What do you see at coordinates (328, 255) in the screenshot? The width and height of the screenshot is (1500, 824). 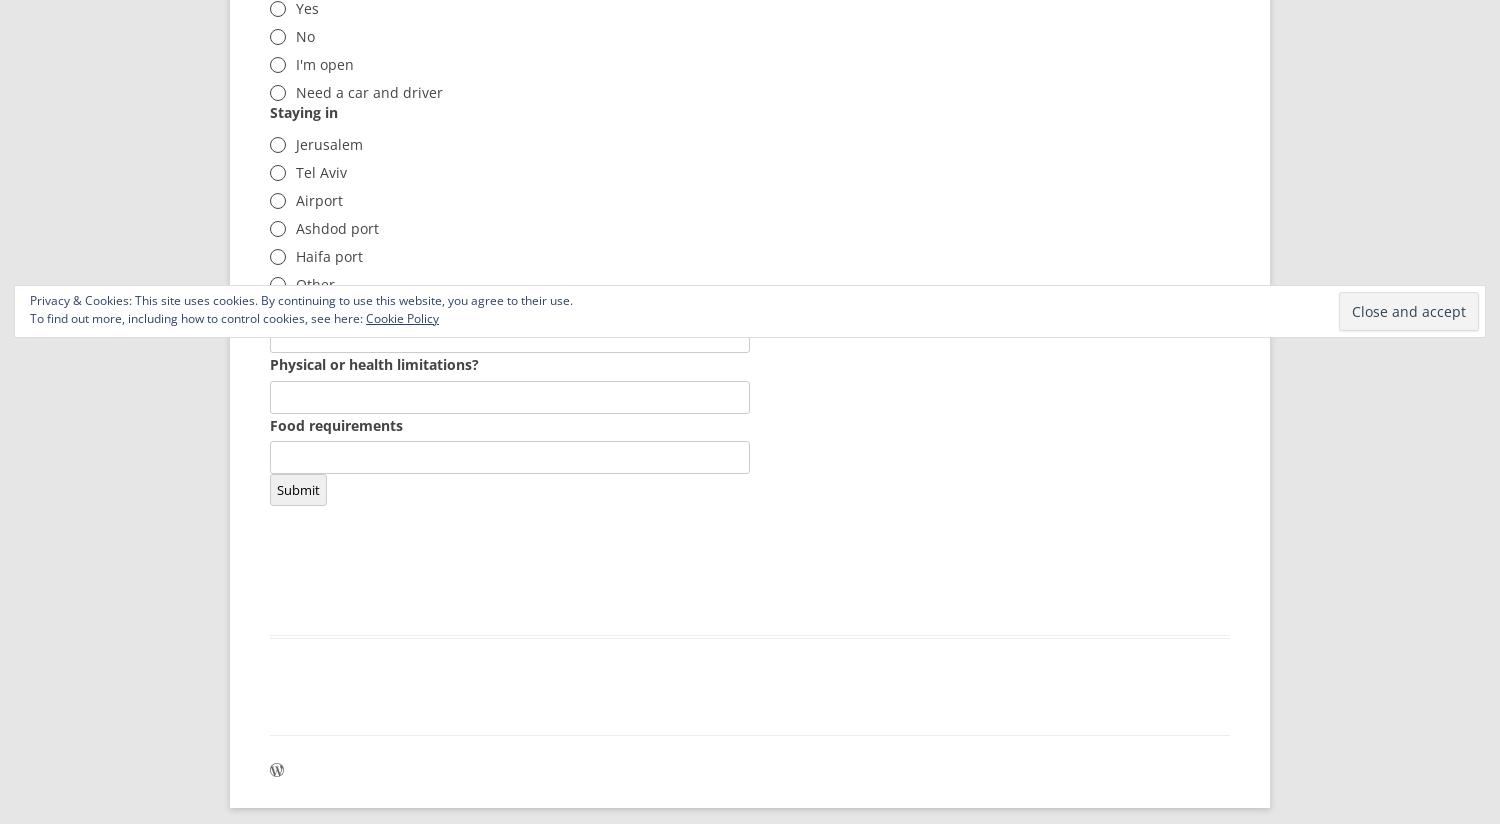 I see `'Haifa port'` at bounding box center [328, 255].